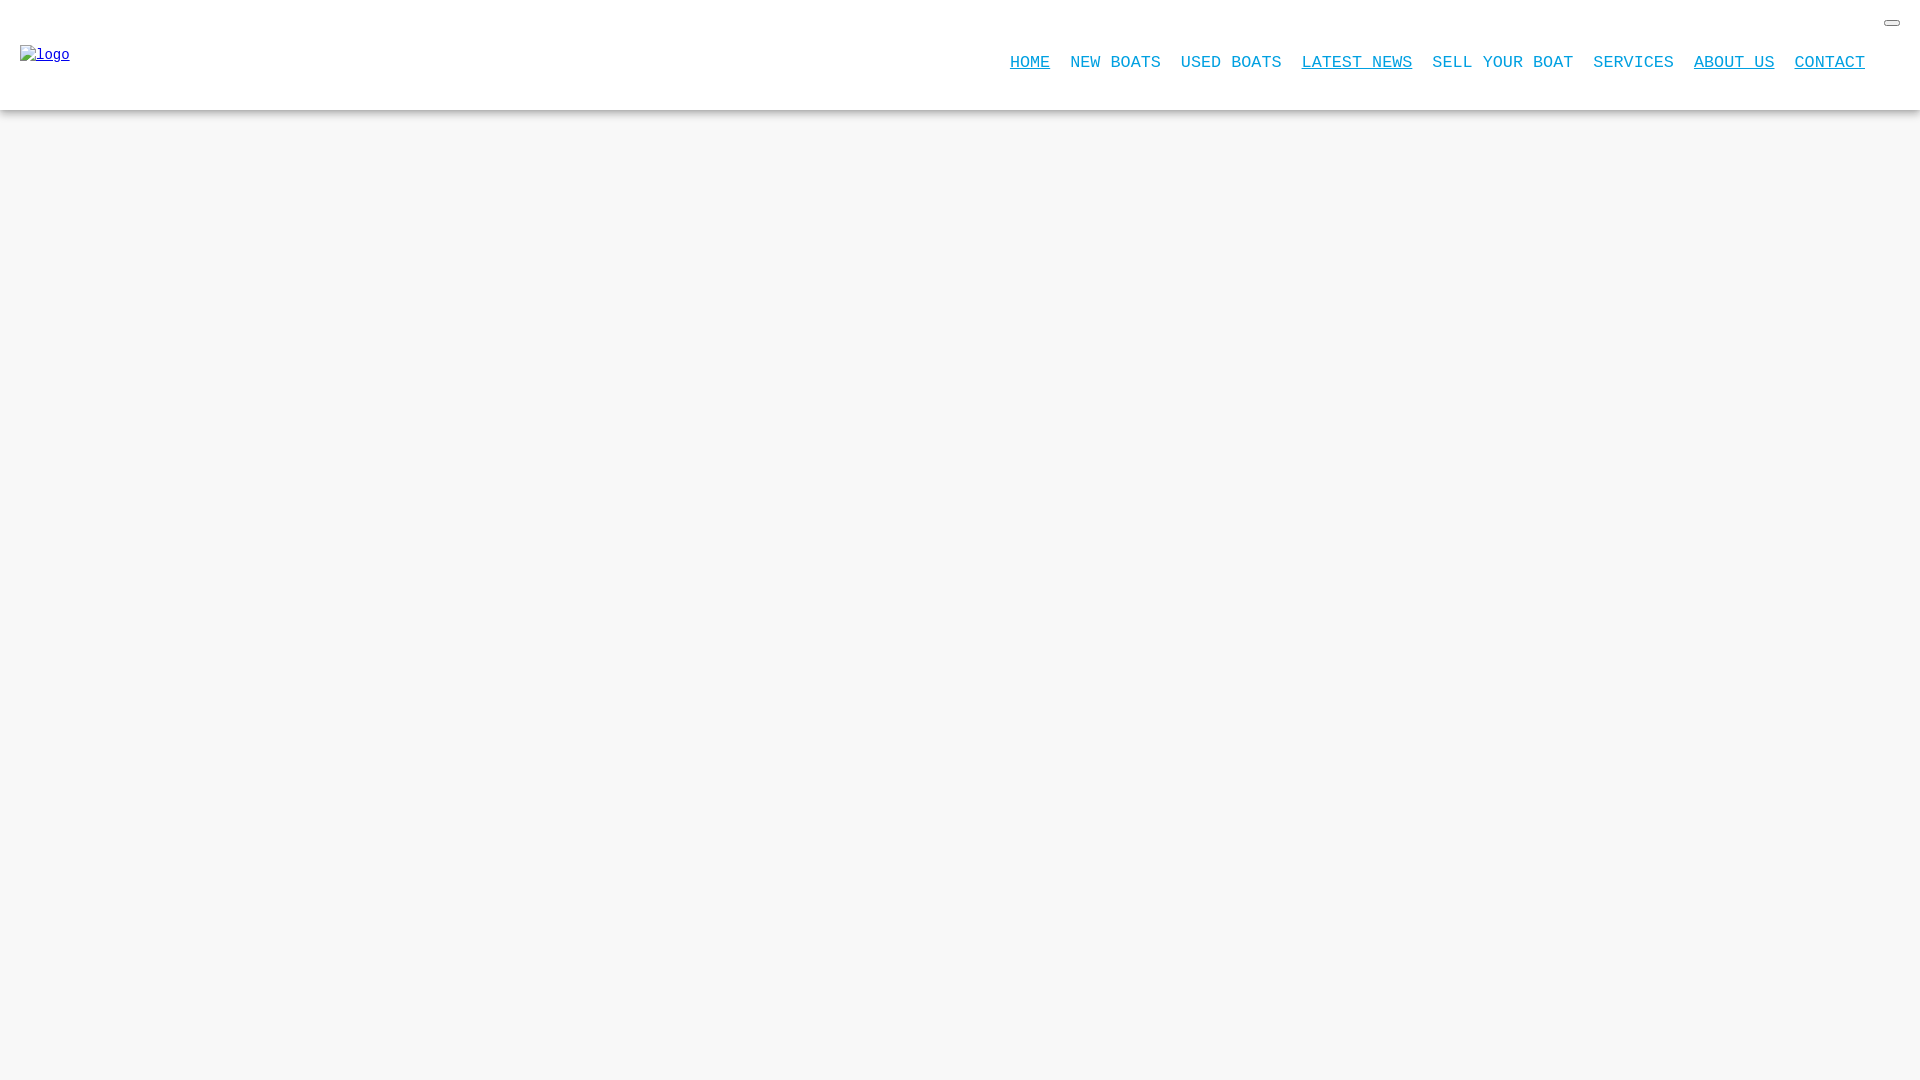  What do you see at coordinates (1502, 61) in the screenshot?
I see `'SELL YOUR BOAT'` at bounding box center [1502, 61].